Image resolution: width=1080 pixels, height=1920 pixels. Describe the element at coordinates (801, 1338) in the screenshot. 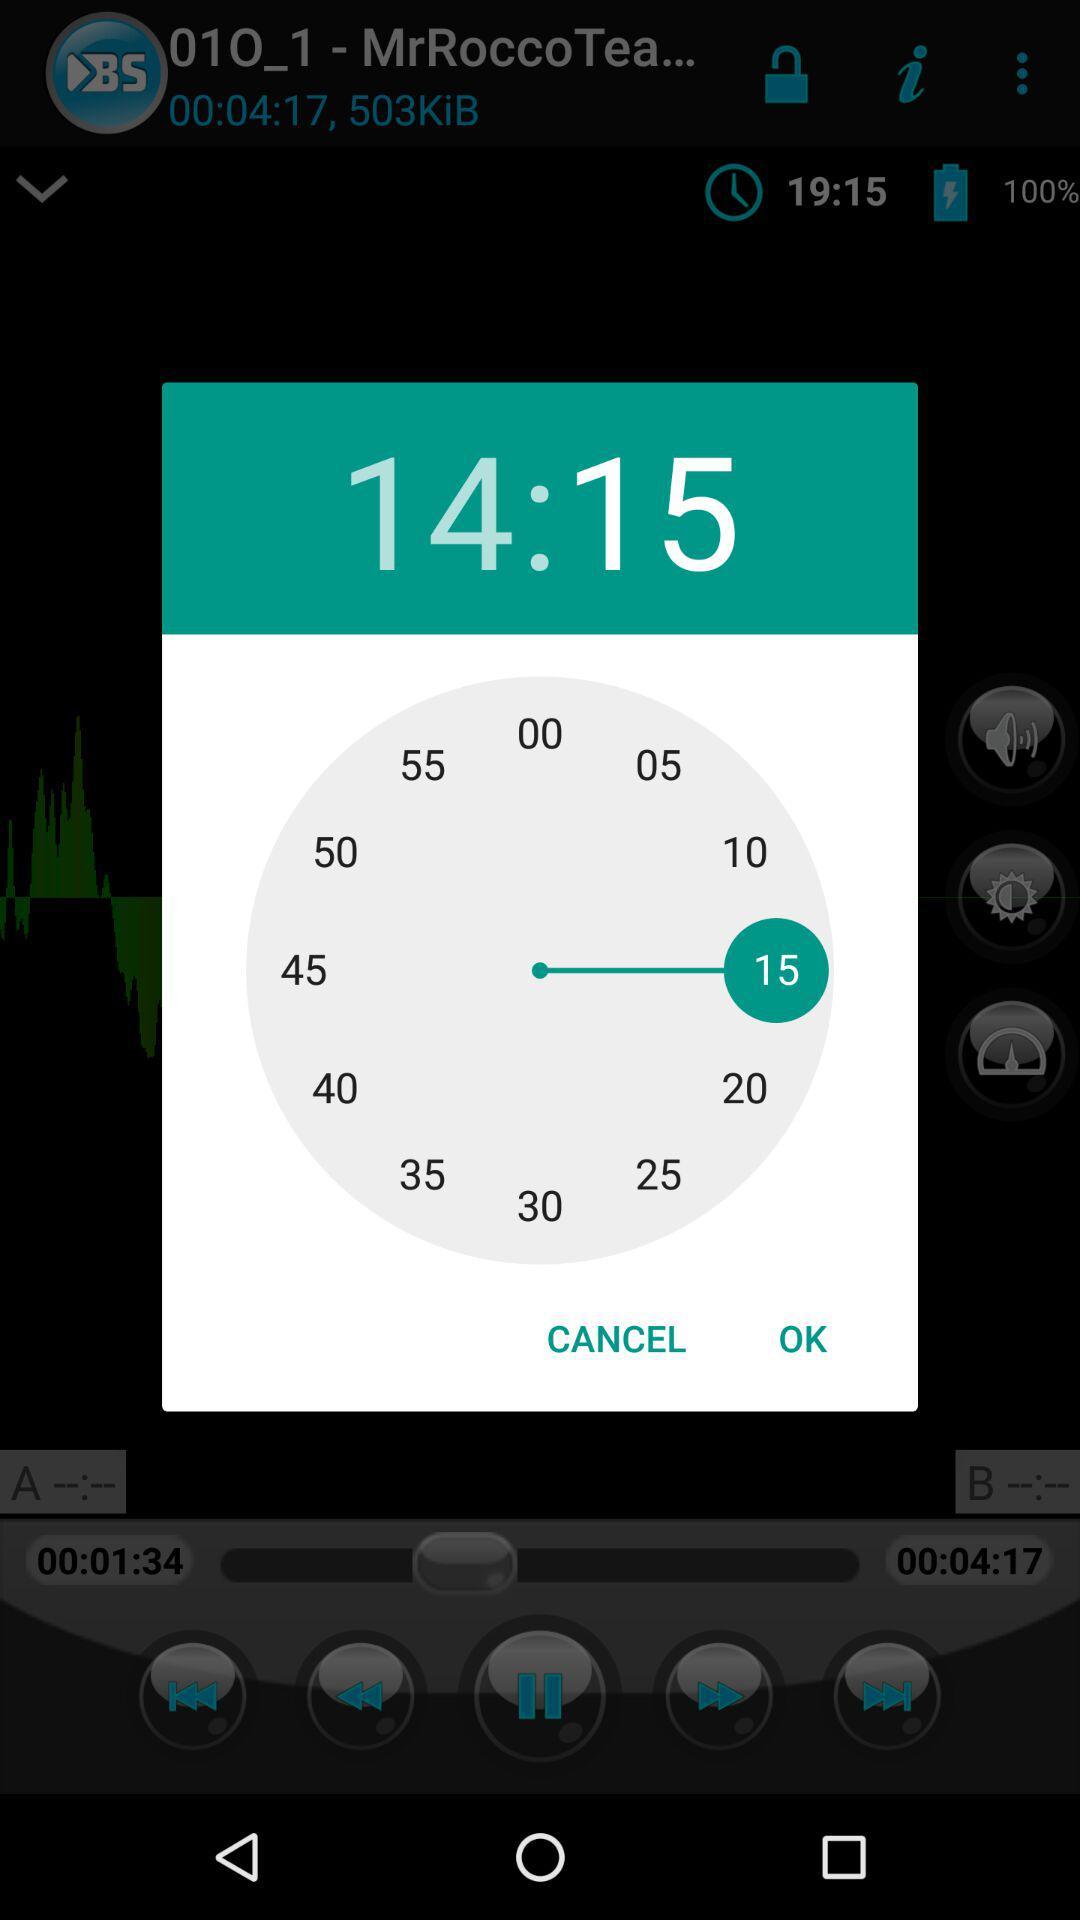

I see `the item to the right of cancel item` at that location.